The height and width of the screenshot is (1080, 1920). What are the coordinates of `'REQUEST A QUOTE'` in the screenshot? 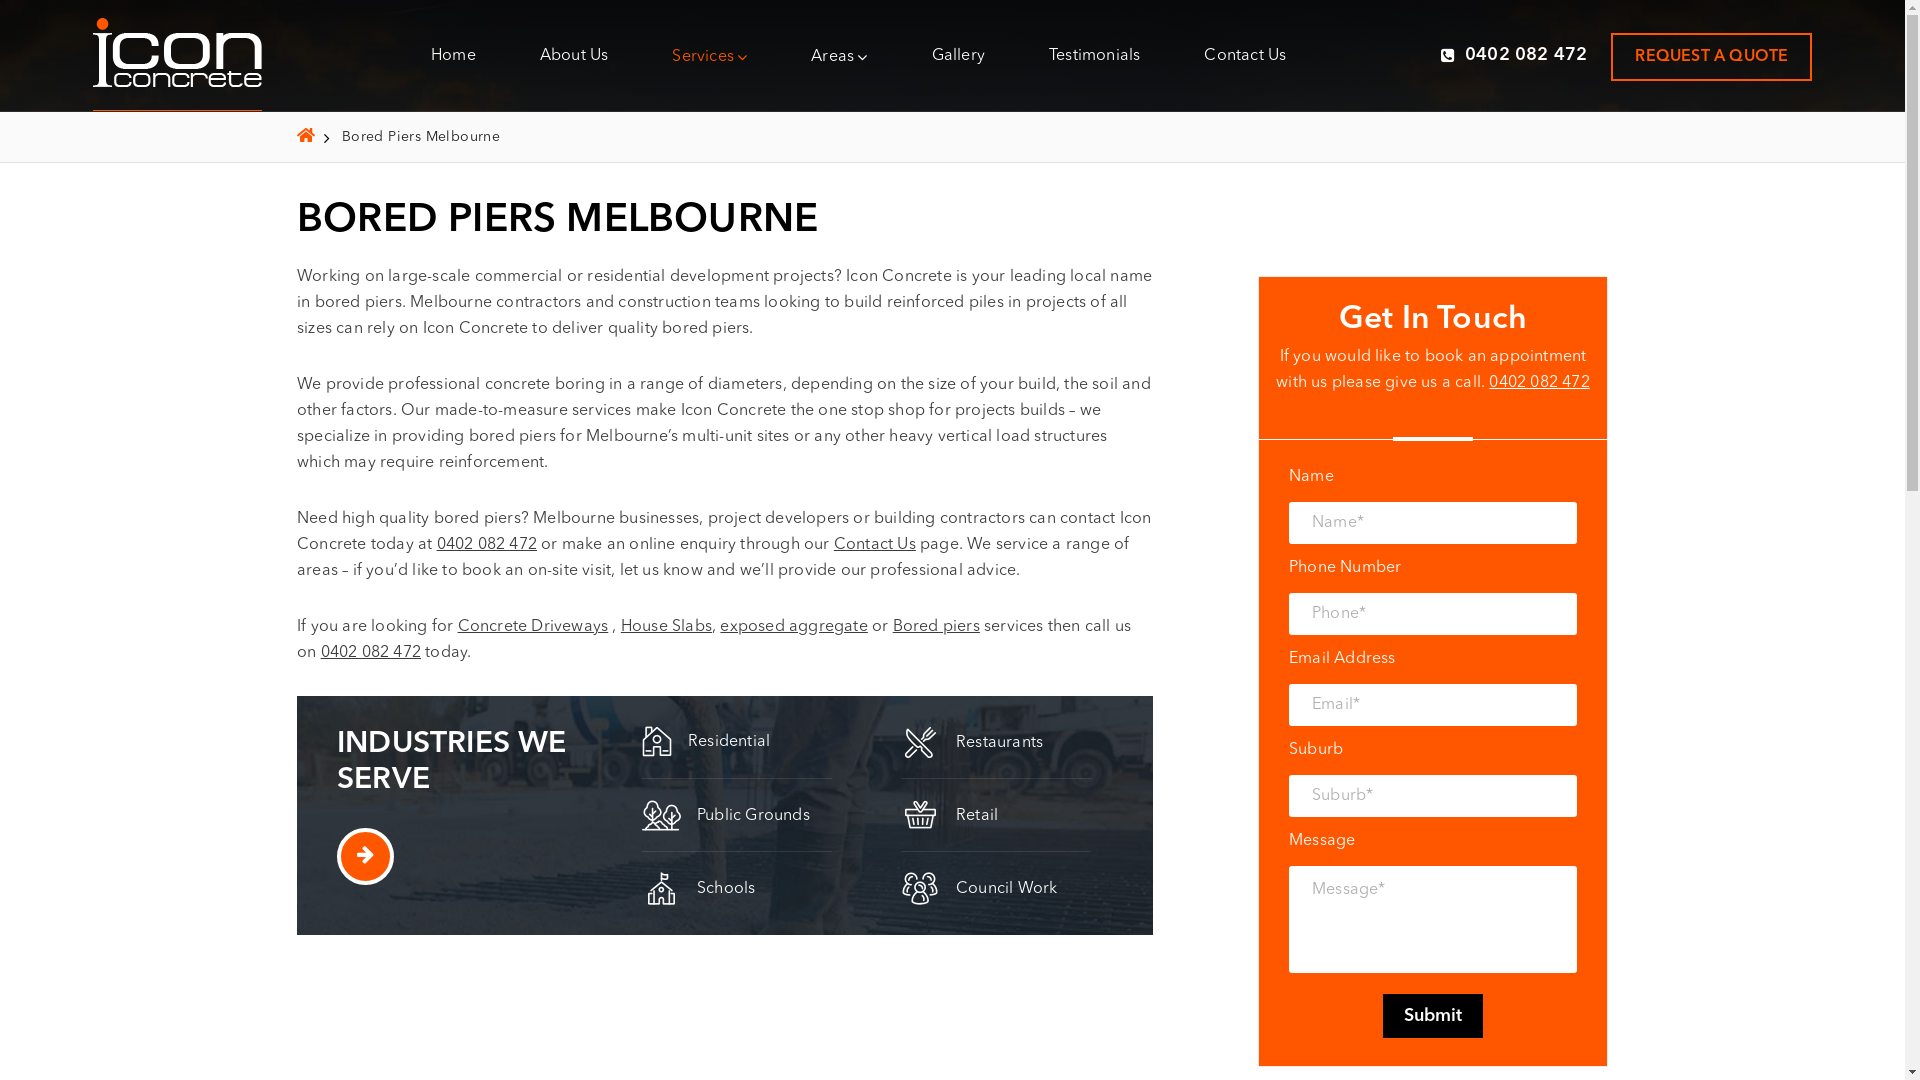 It's located at (1710, 55).